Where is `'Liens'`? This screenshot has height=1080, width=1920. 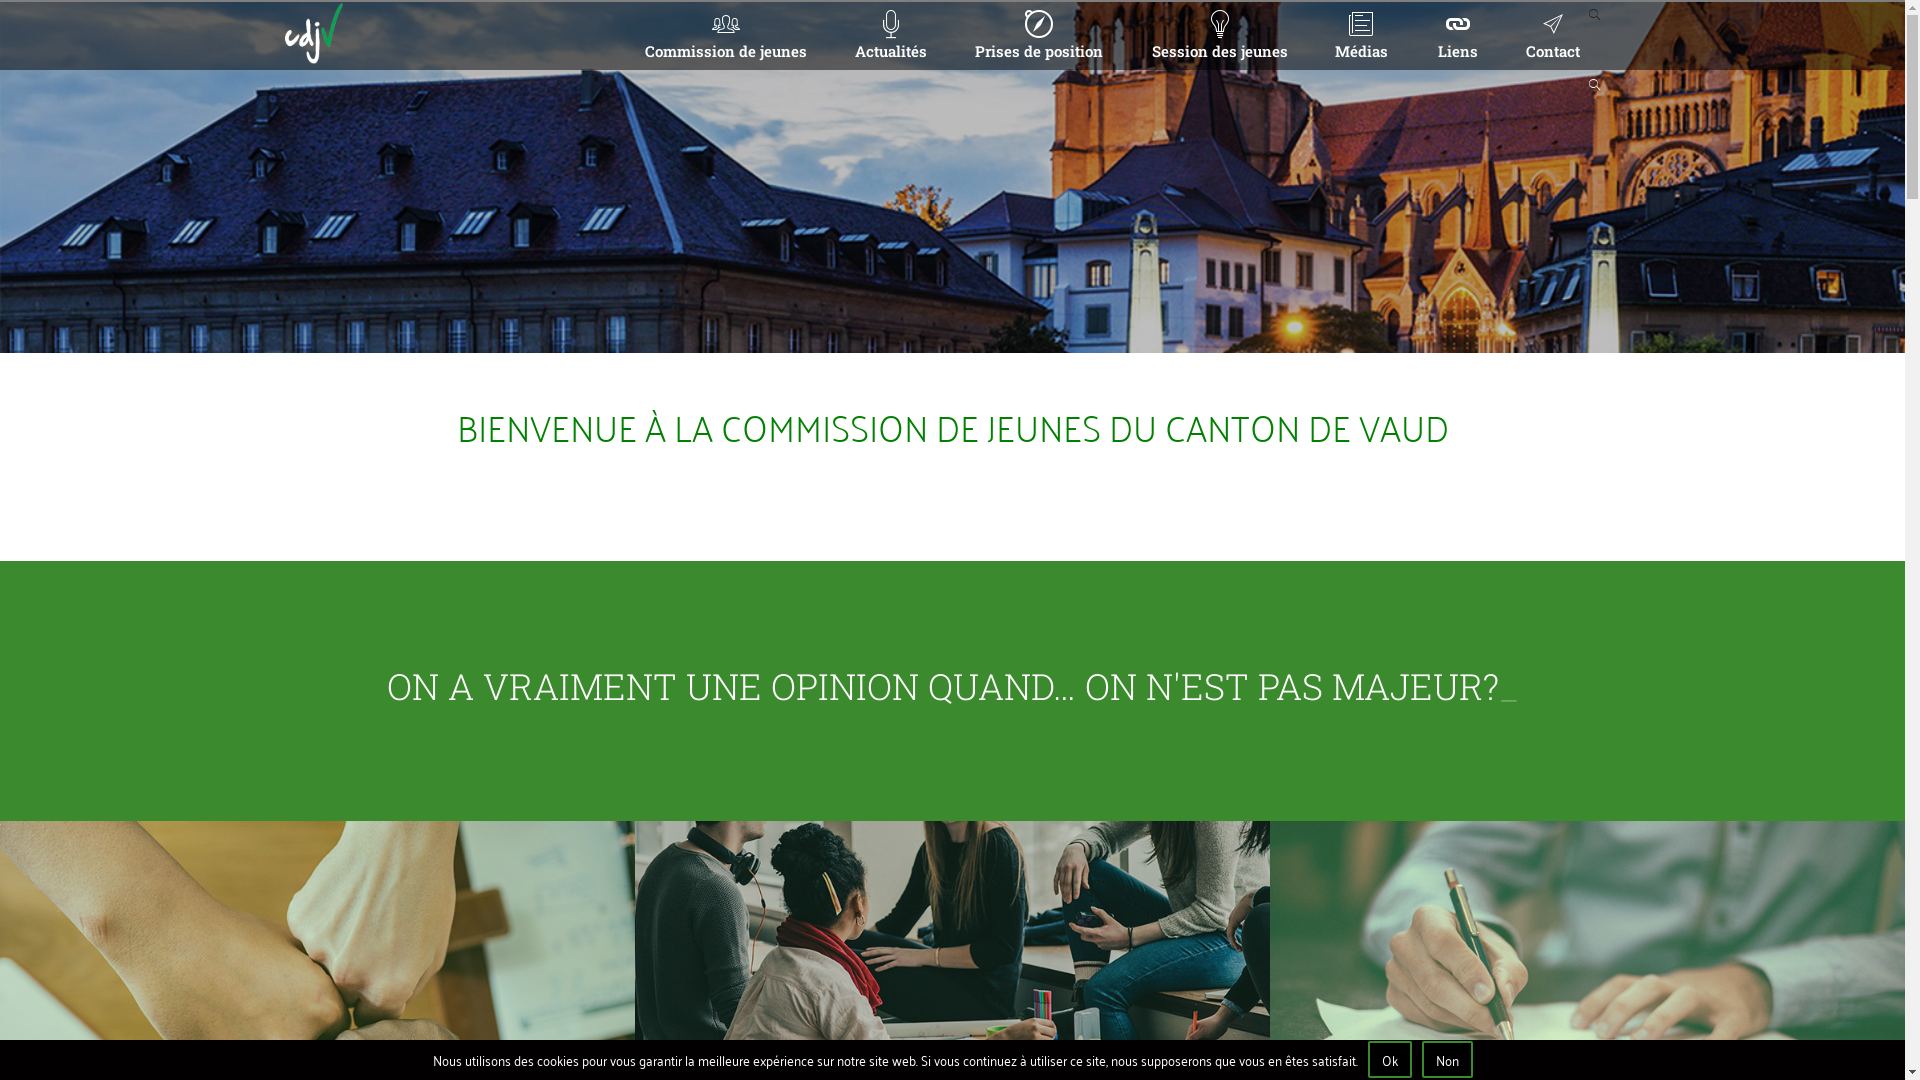
'Liens' is located at coordinates (1457, 34).